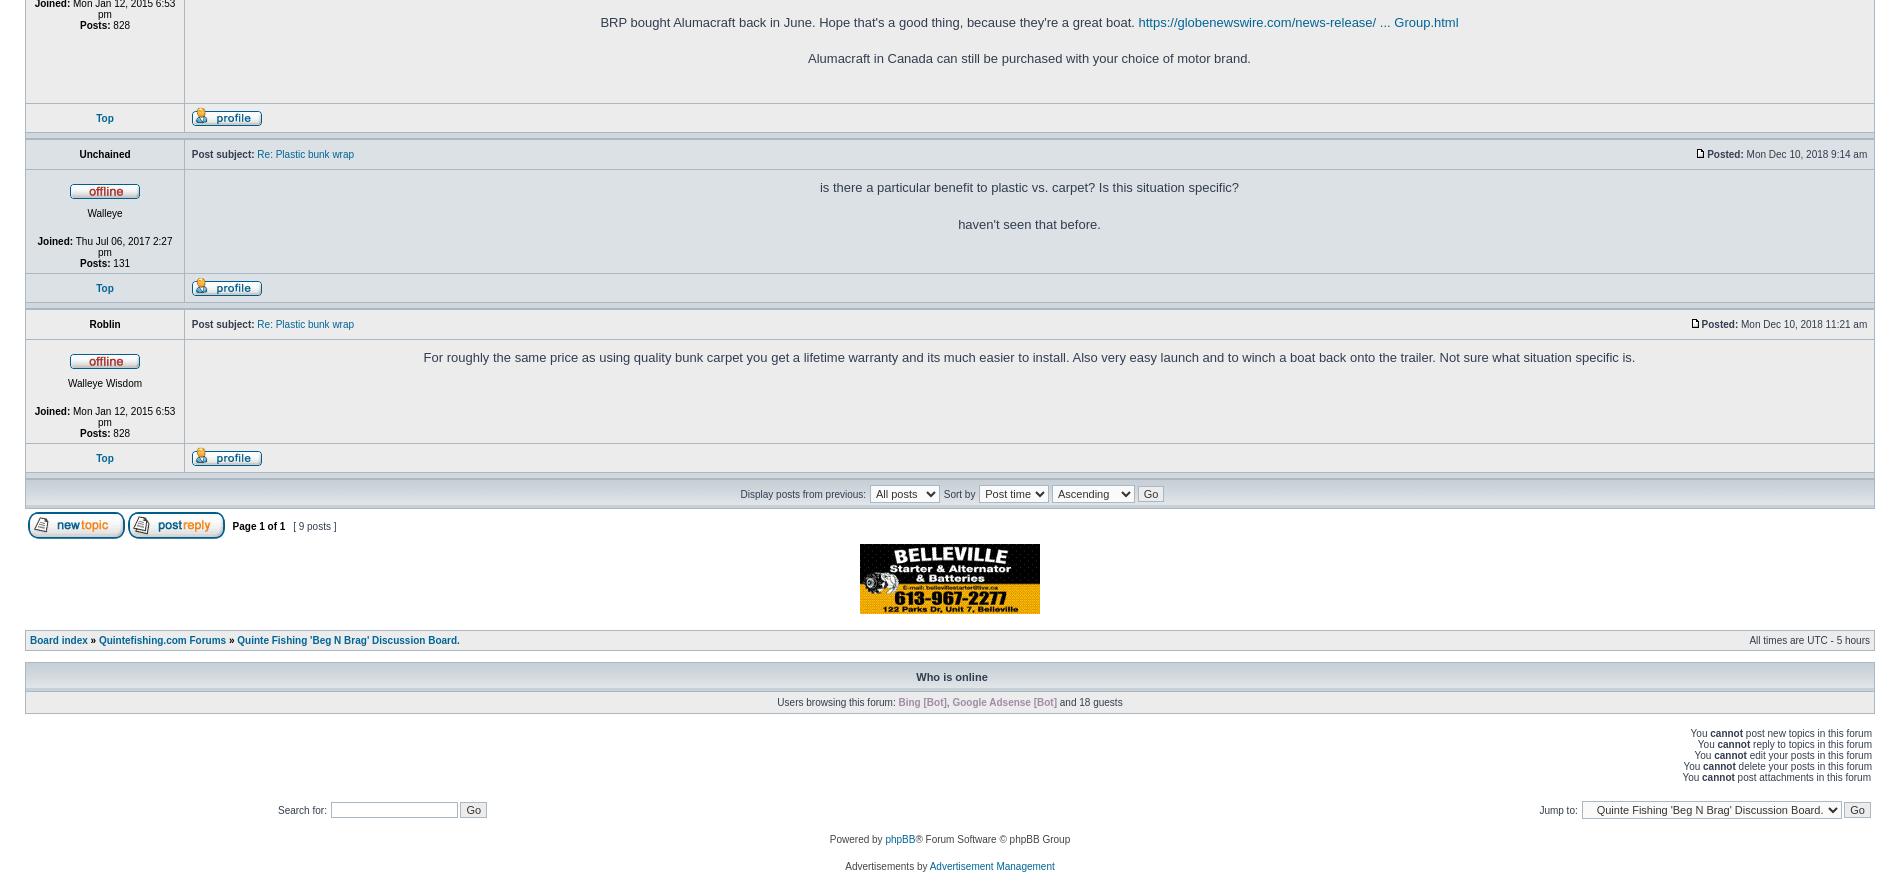  What do you see at coordinates (951, 676) in the screenshot?
I see `'Who is online'` at bounding box center [951, 676].